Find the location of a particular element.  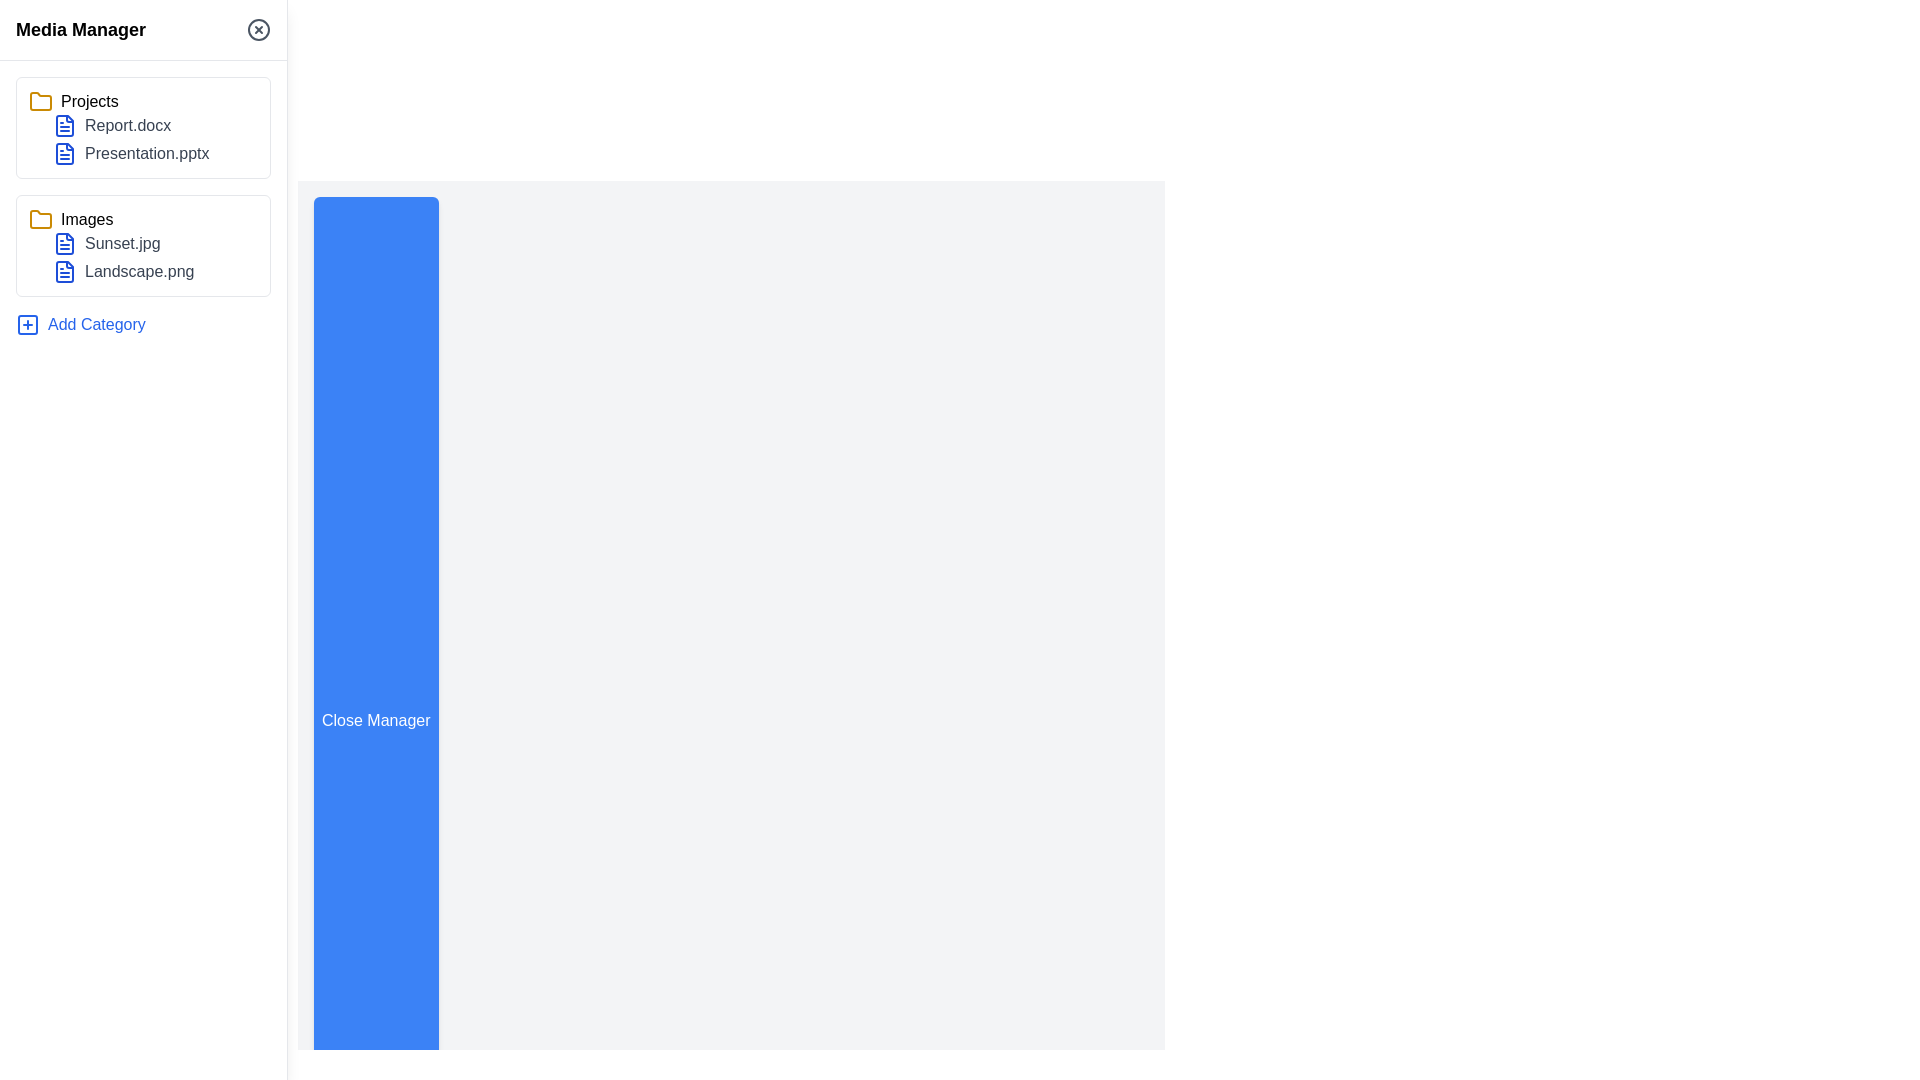

the 'Images' section in the Media Manager sidebar is located at coordinates (142, 245).